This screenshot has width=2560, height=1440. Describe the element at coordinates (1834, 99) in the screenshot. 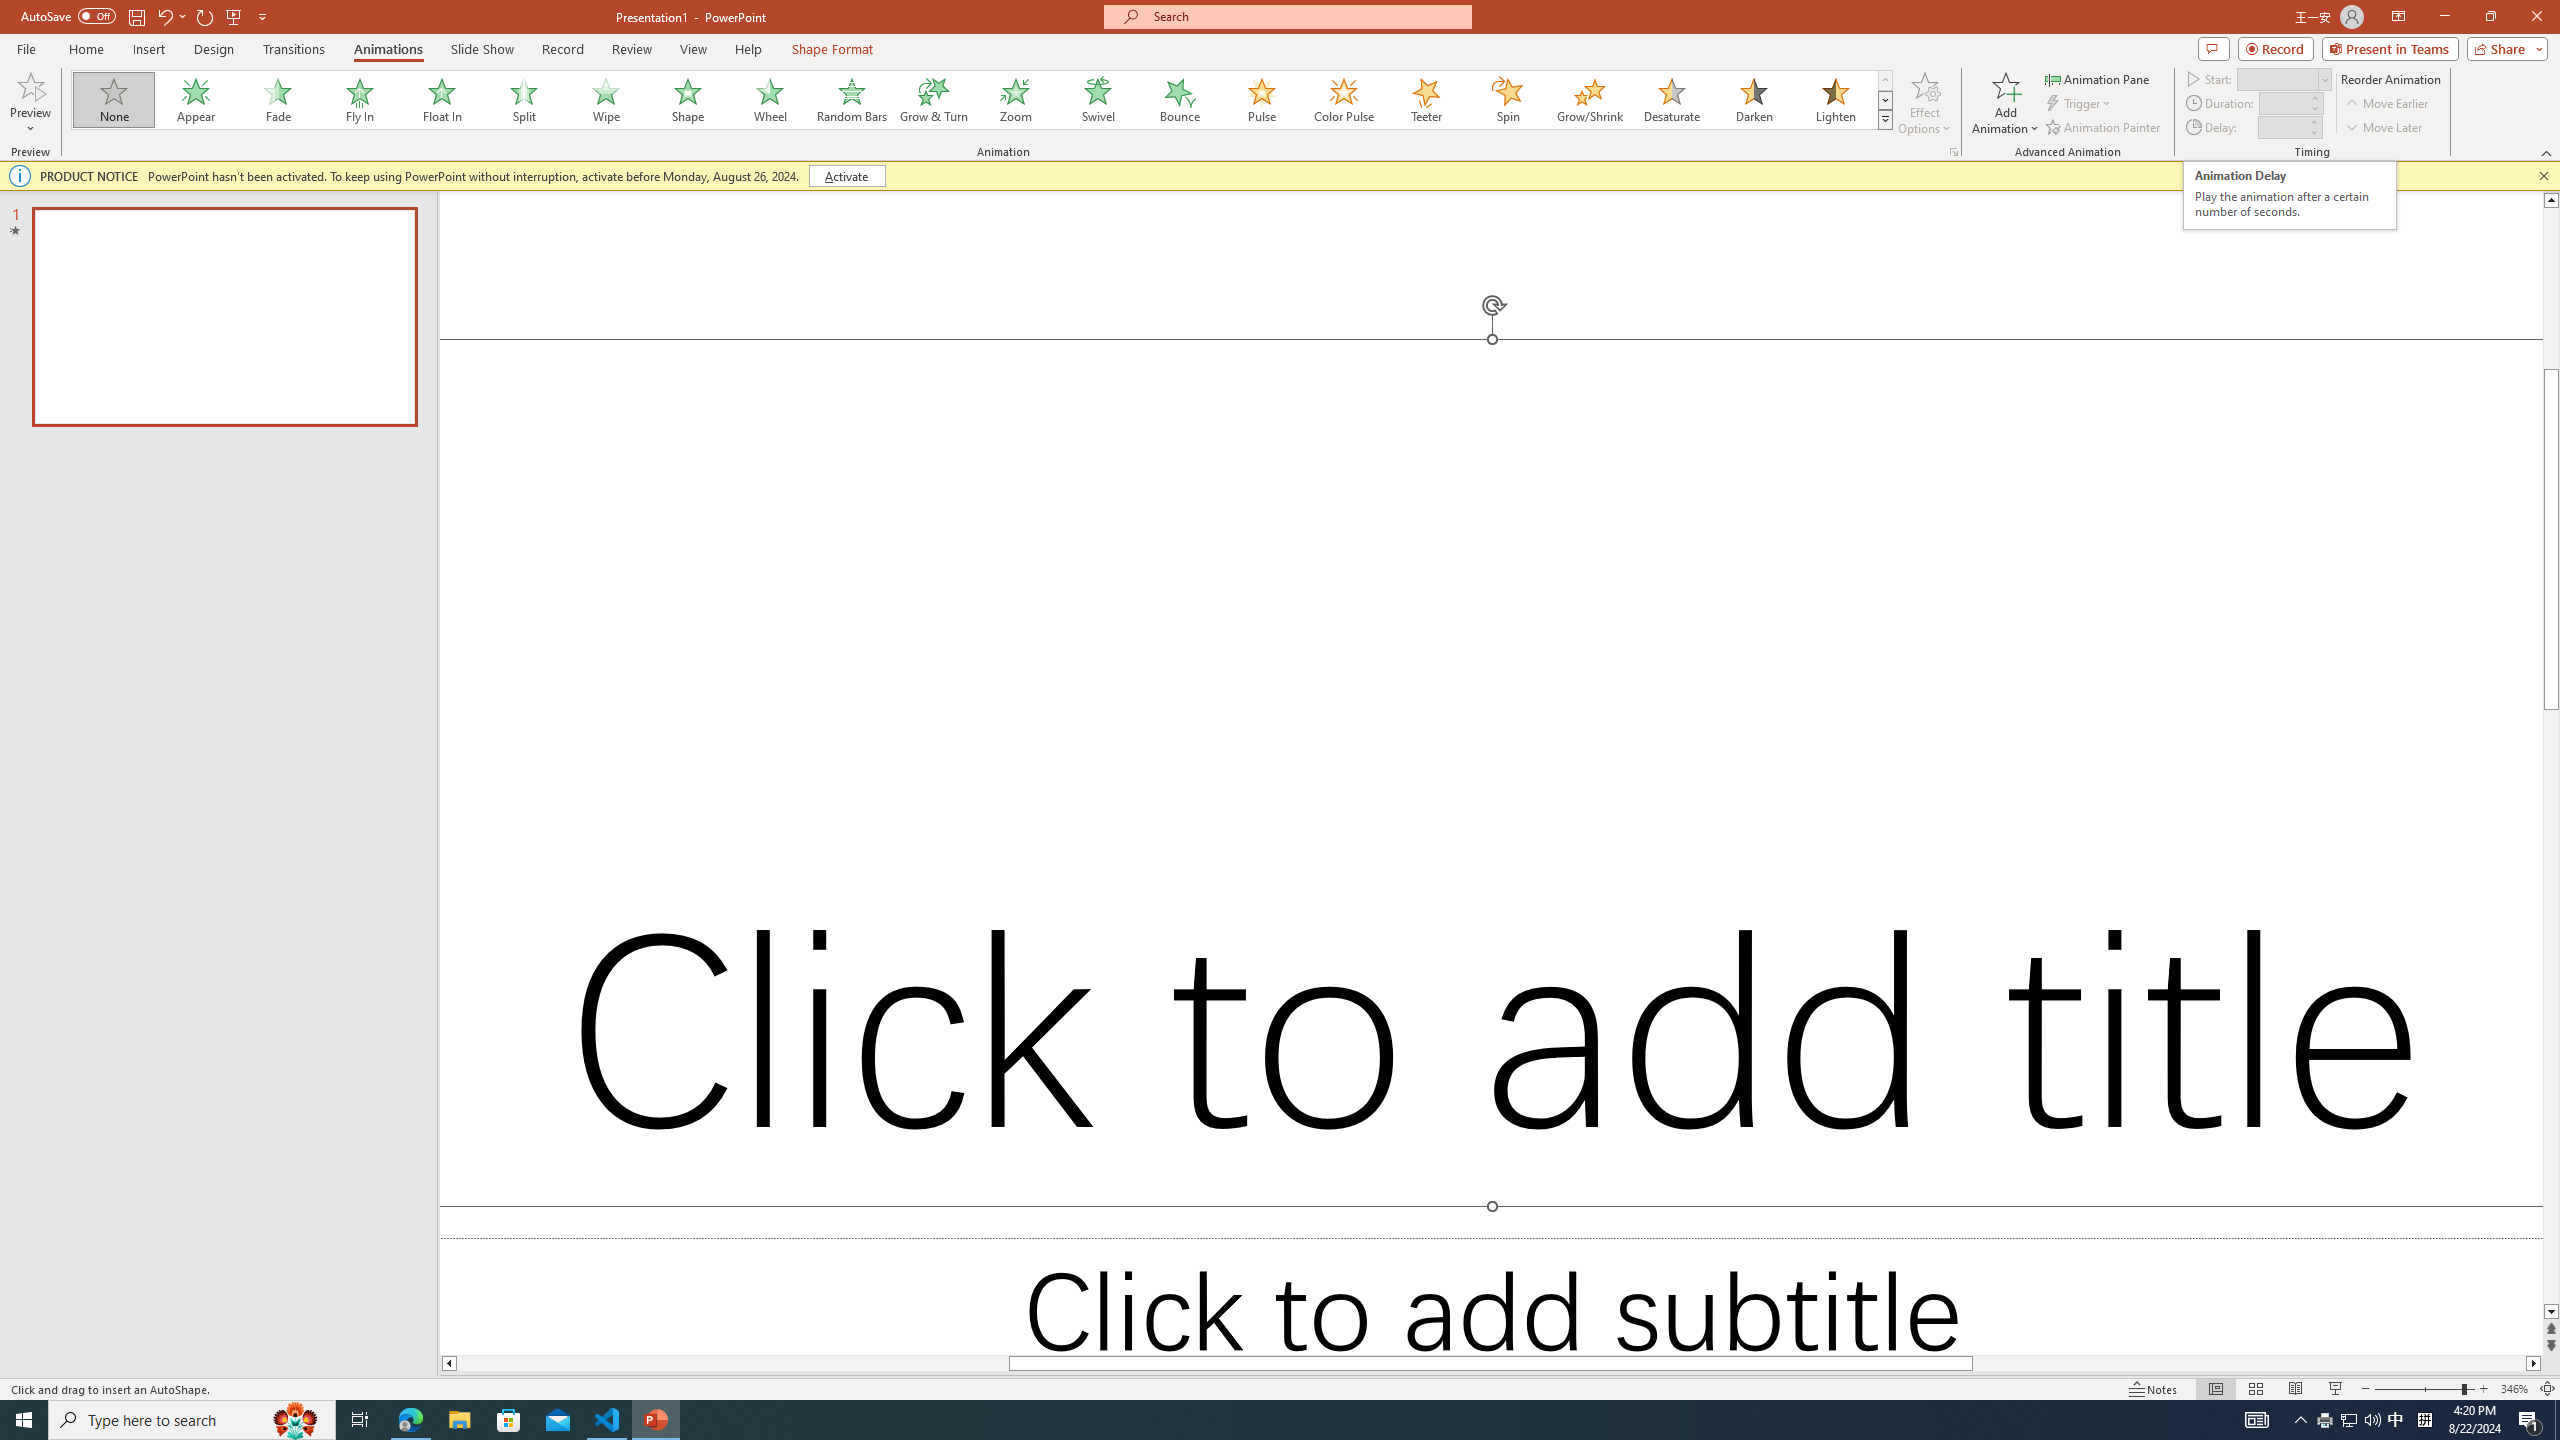

I see `'Lighten'` at that location.